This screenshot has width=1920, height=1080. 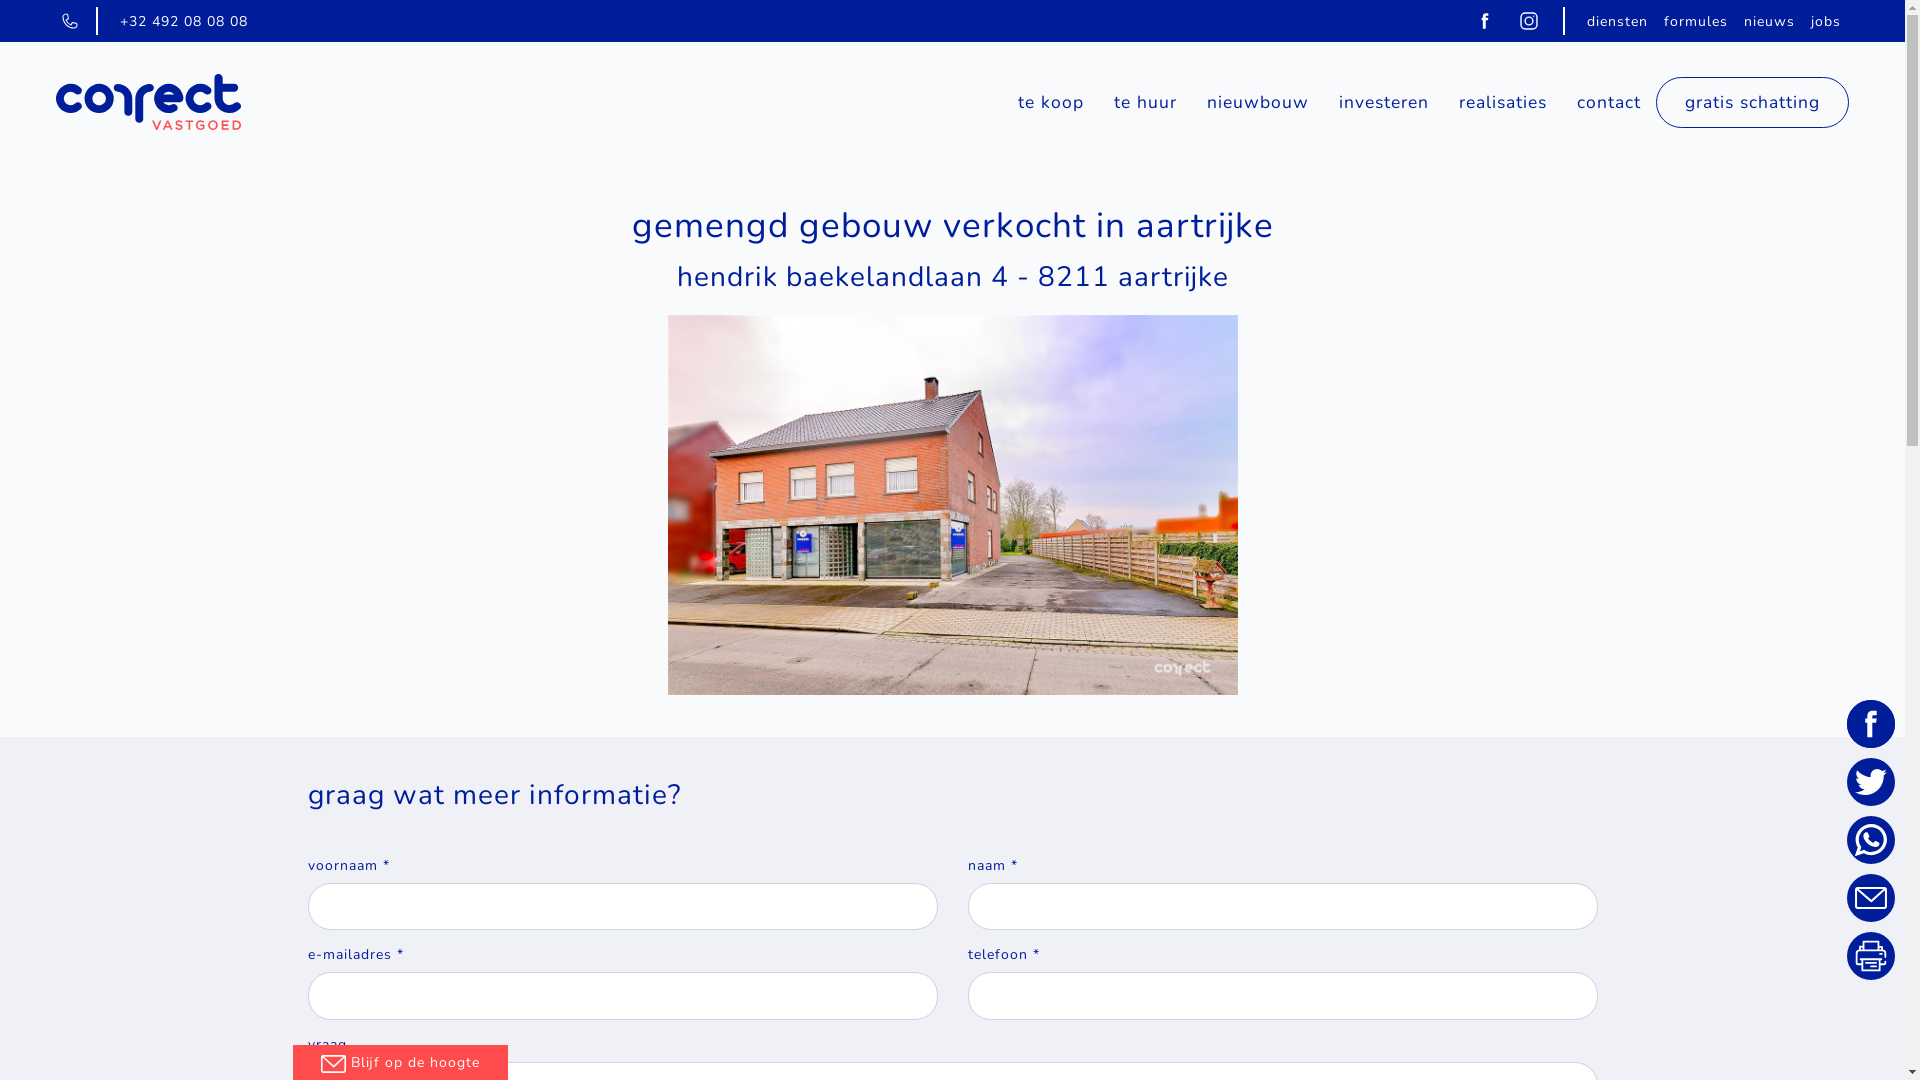 What do you see at coordinates (183, 20) in the screenshot?
I see `'+32 492 08 08 08'` at bounding box center [183, 20].